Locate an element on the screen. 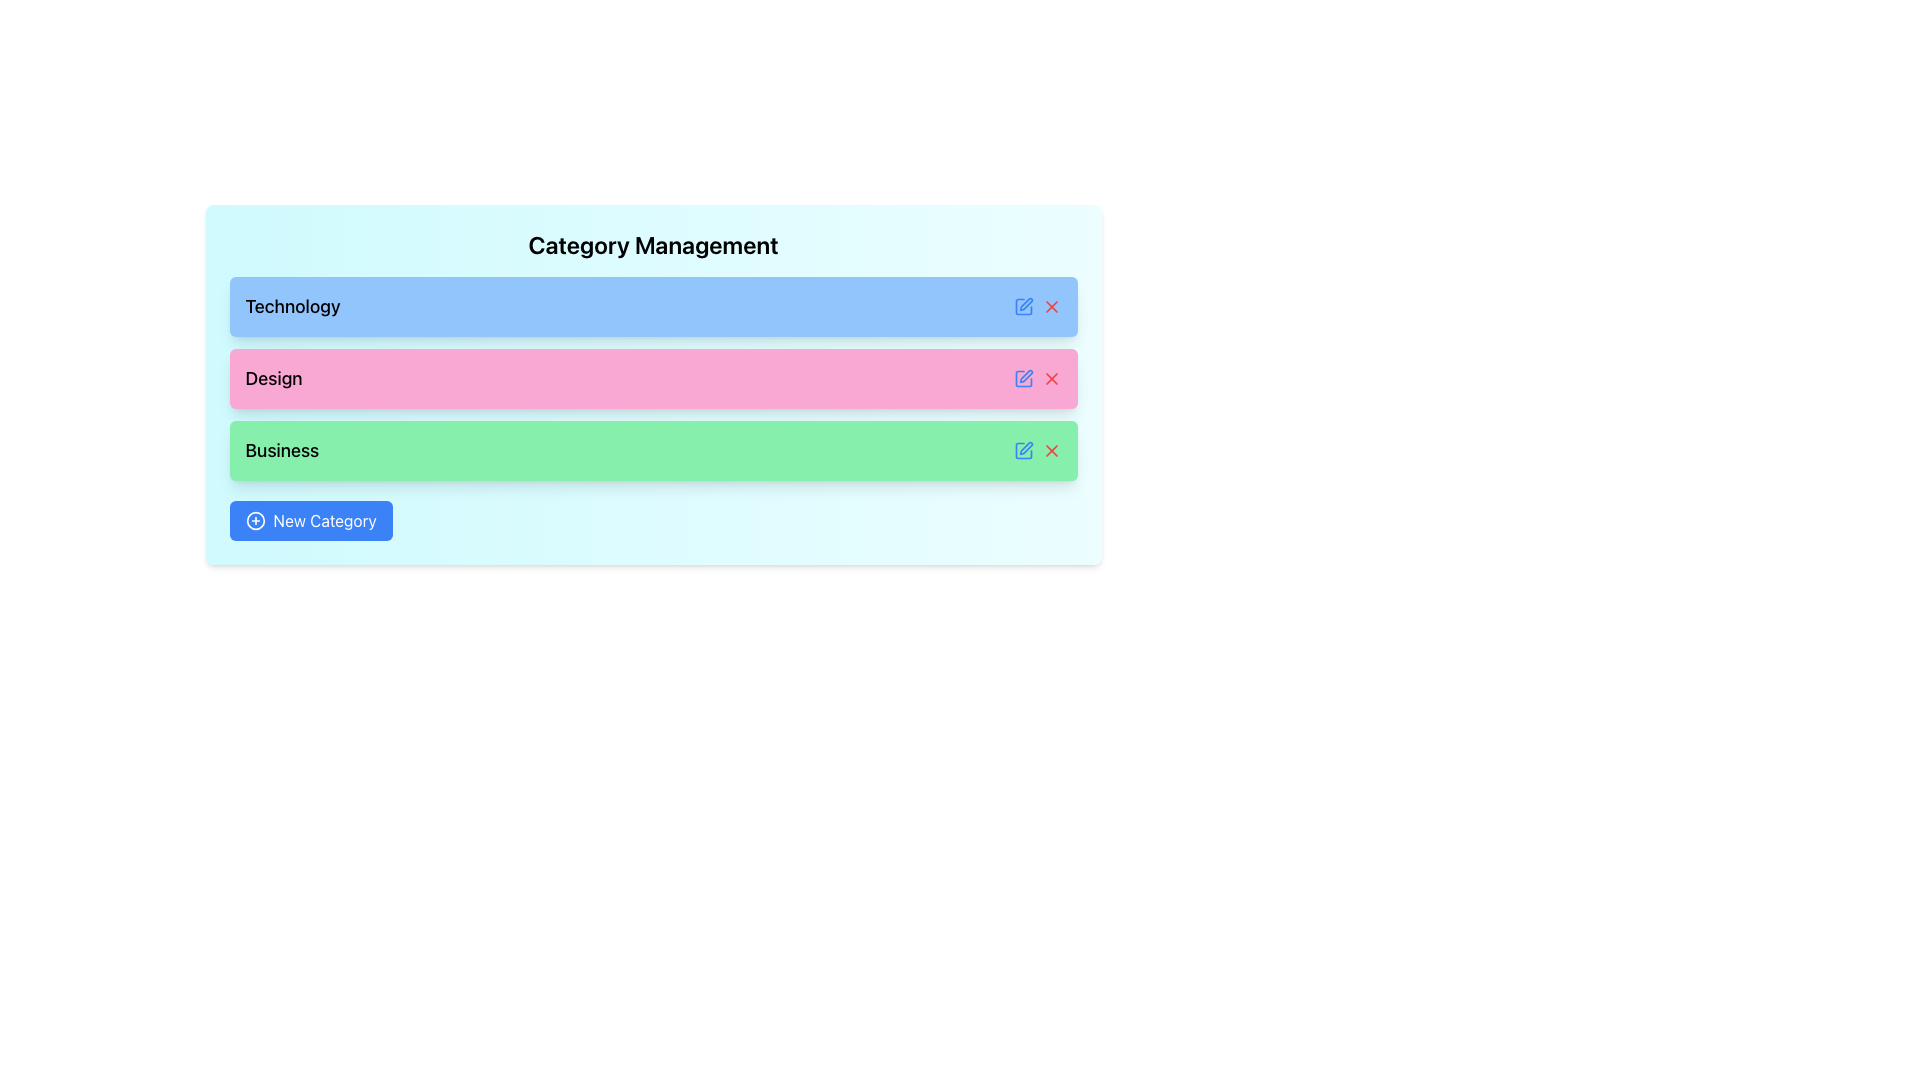 The height and width of the screenshot is (1080, 1920). the red 'X' icon button located as the second icon on the right side of the pink 'Design' category bar is located at coordinates (1050, 378).